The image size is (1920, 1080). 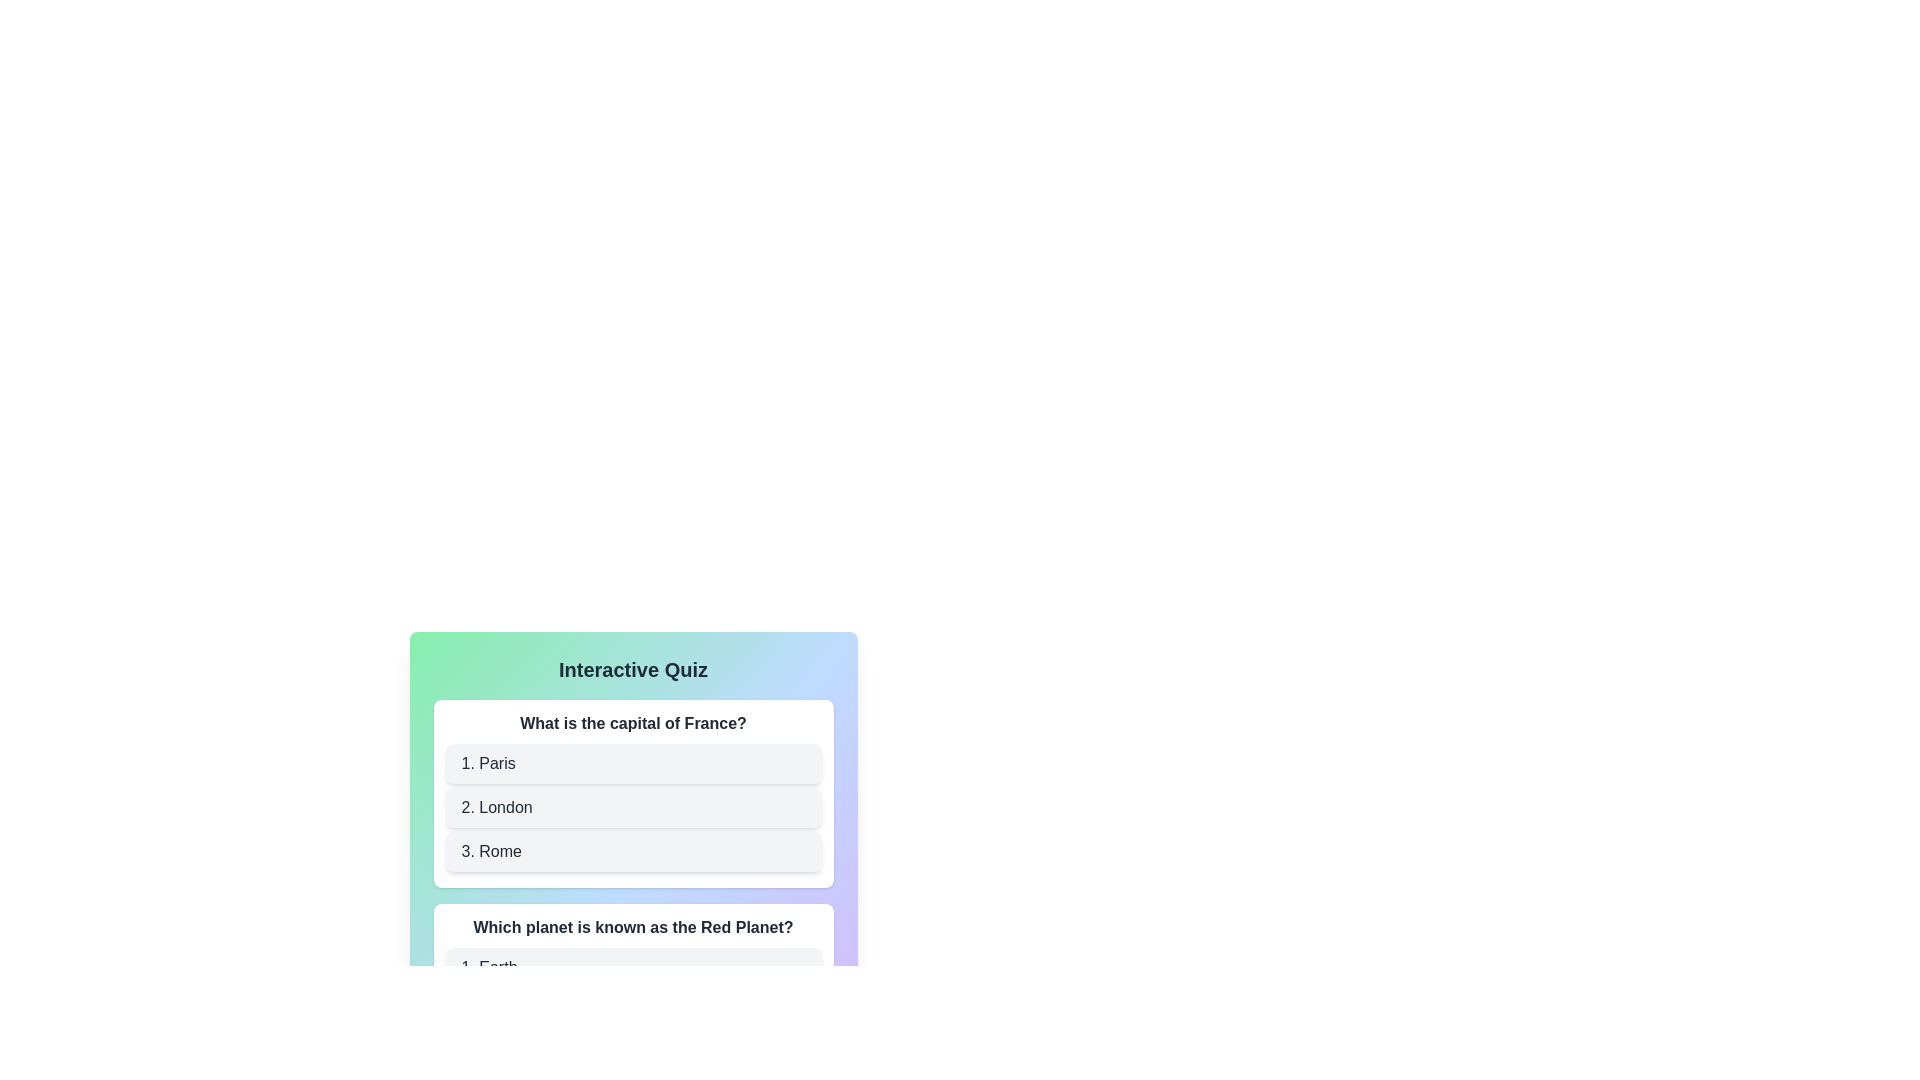 What do you see at coordinates (632, 1055) in the screenshot?
I see `the third choice button for the question 'Which planet is known as the Red Planet?'` at bounding box center [632, 1055].